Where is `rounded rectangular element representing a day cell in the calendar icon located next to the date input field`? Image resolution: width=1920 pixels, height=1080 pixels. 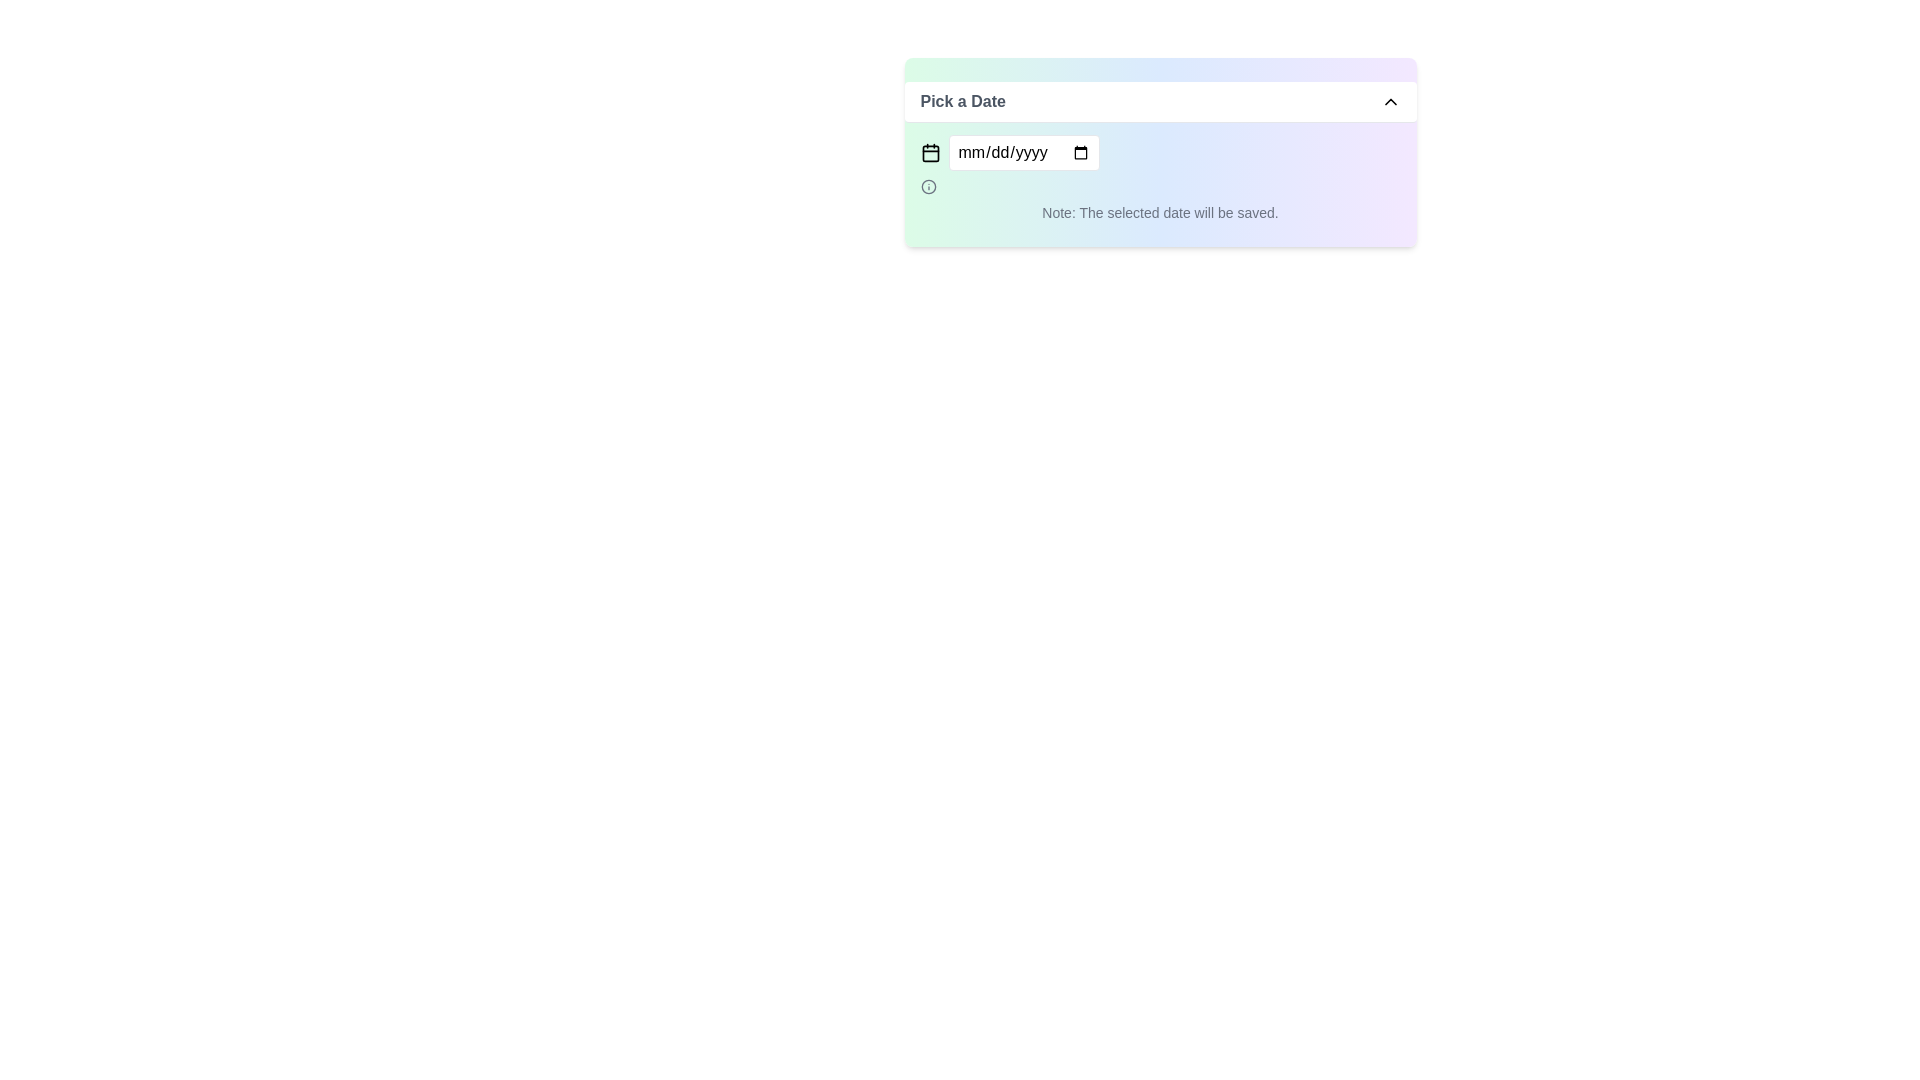
rounded rectangular element representing a day cell in the calendar icon located next to the date input field is located at coordinates (929, 152).